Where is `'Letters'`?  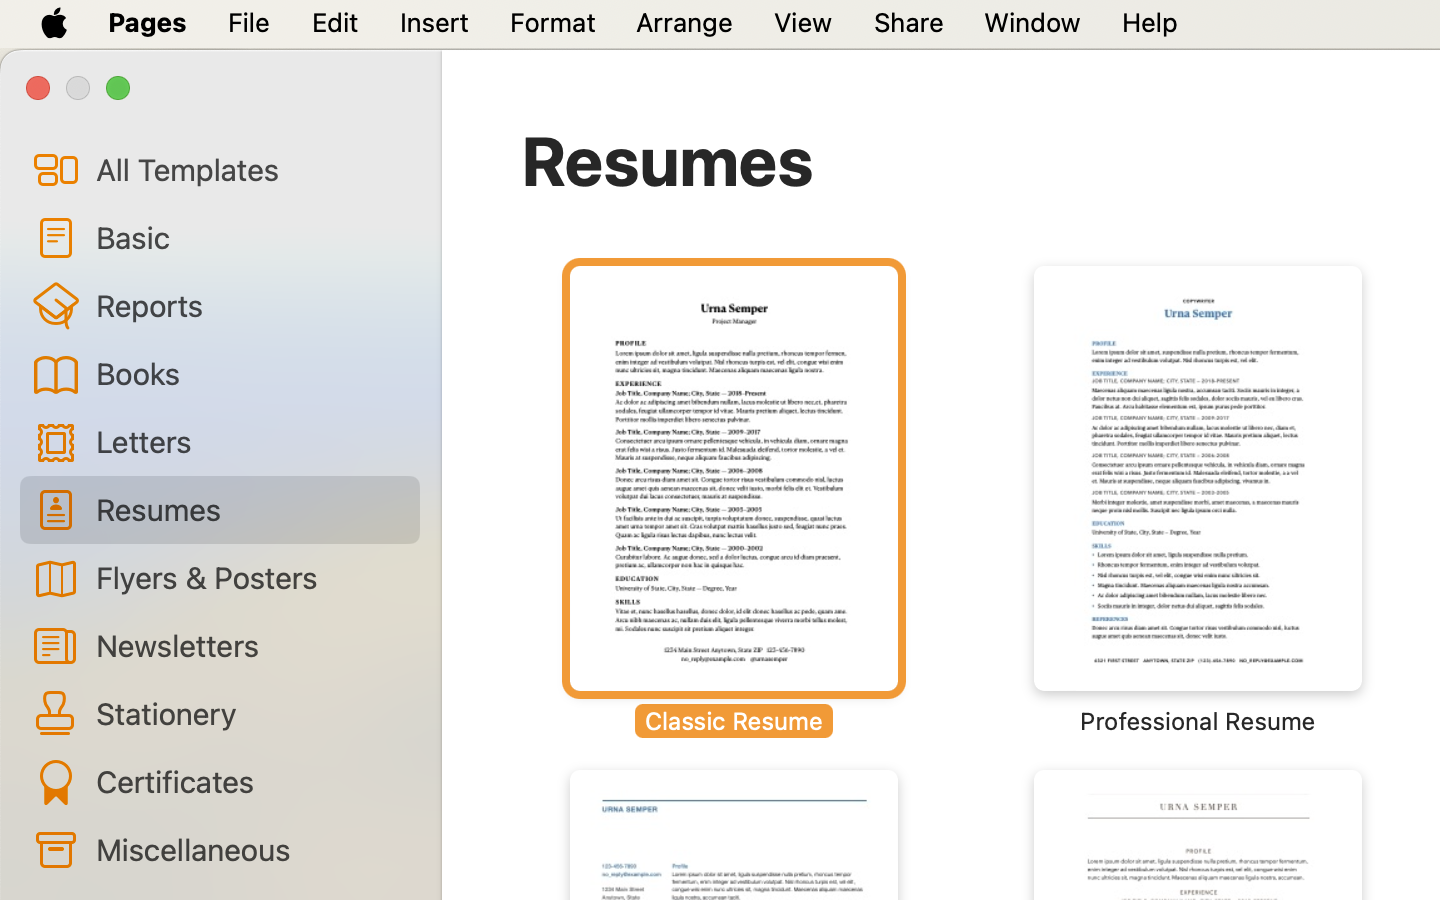 'Letters' is located at coordinates (248, 441).